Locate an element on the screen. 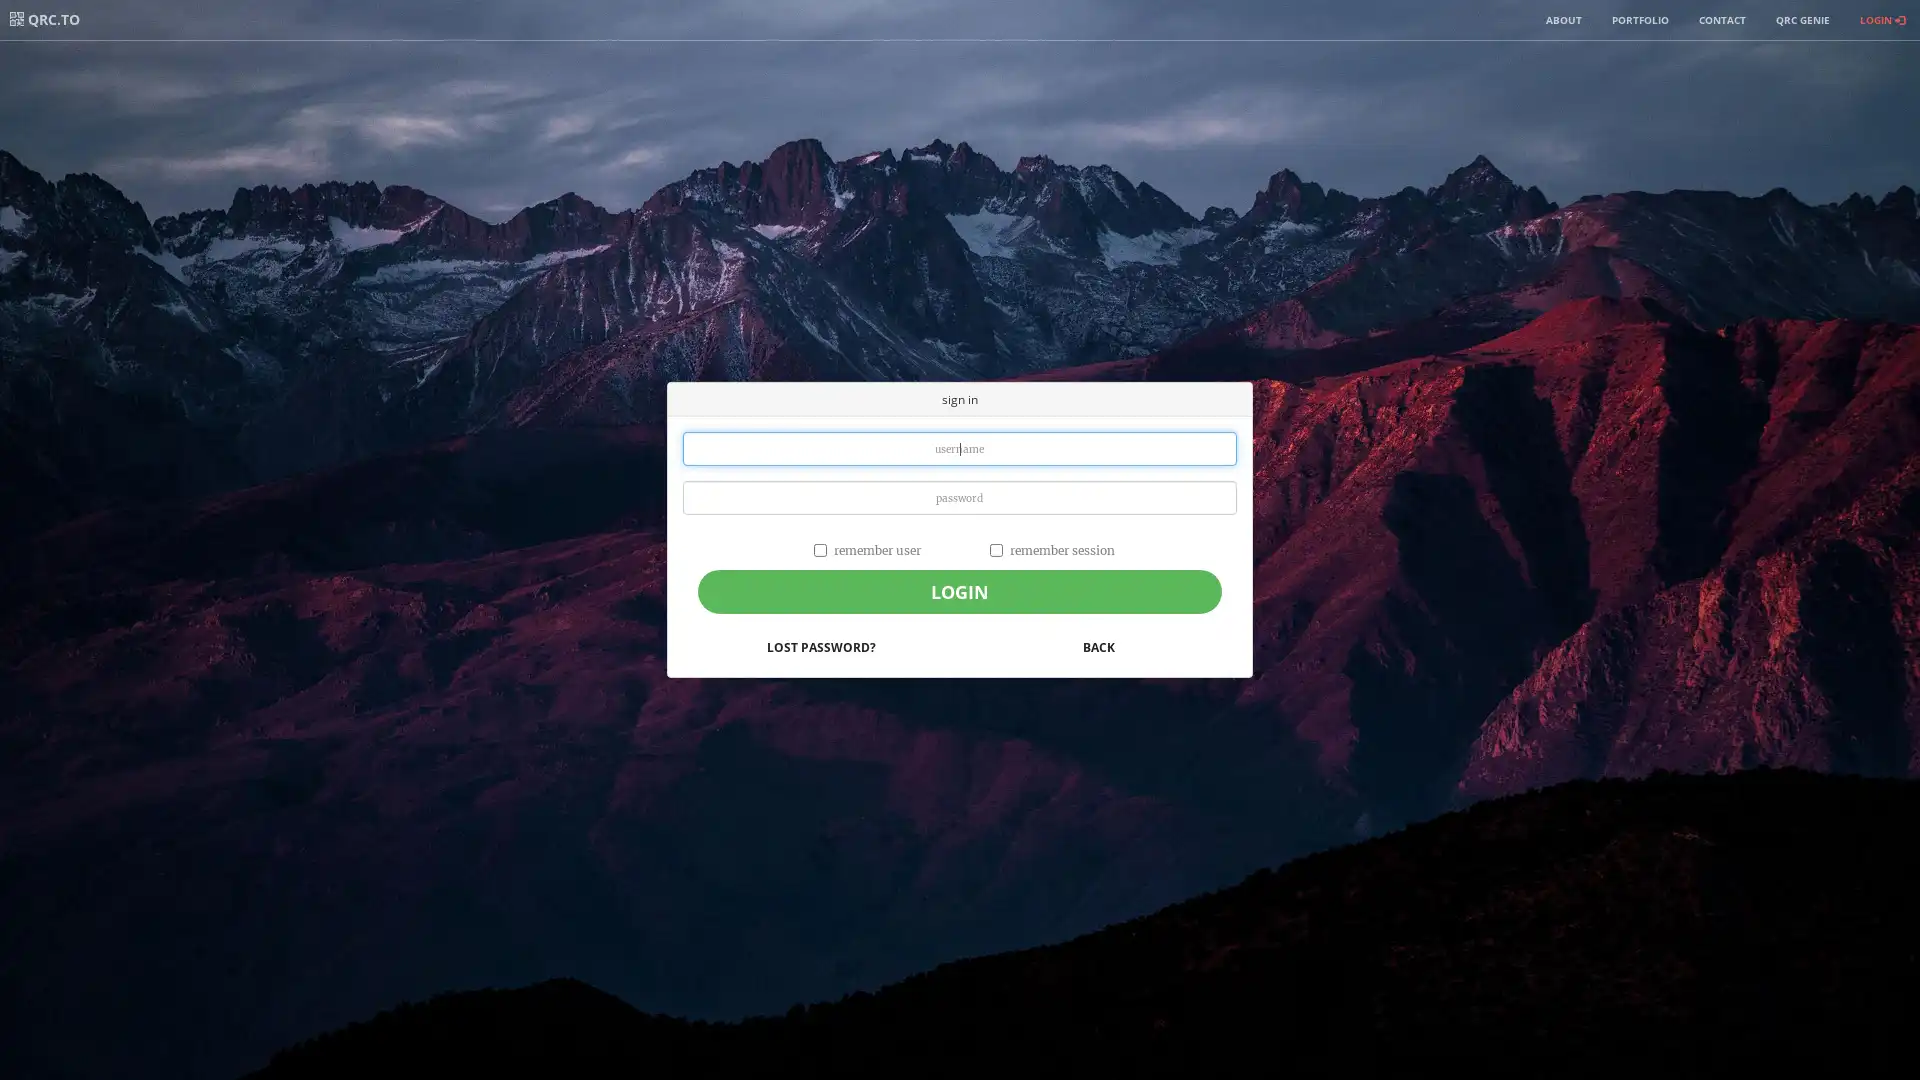 The height and width of the screenshot is (1080, 1920). LOGIN is located at coordinates (958, 590).